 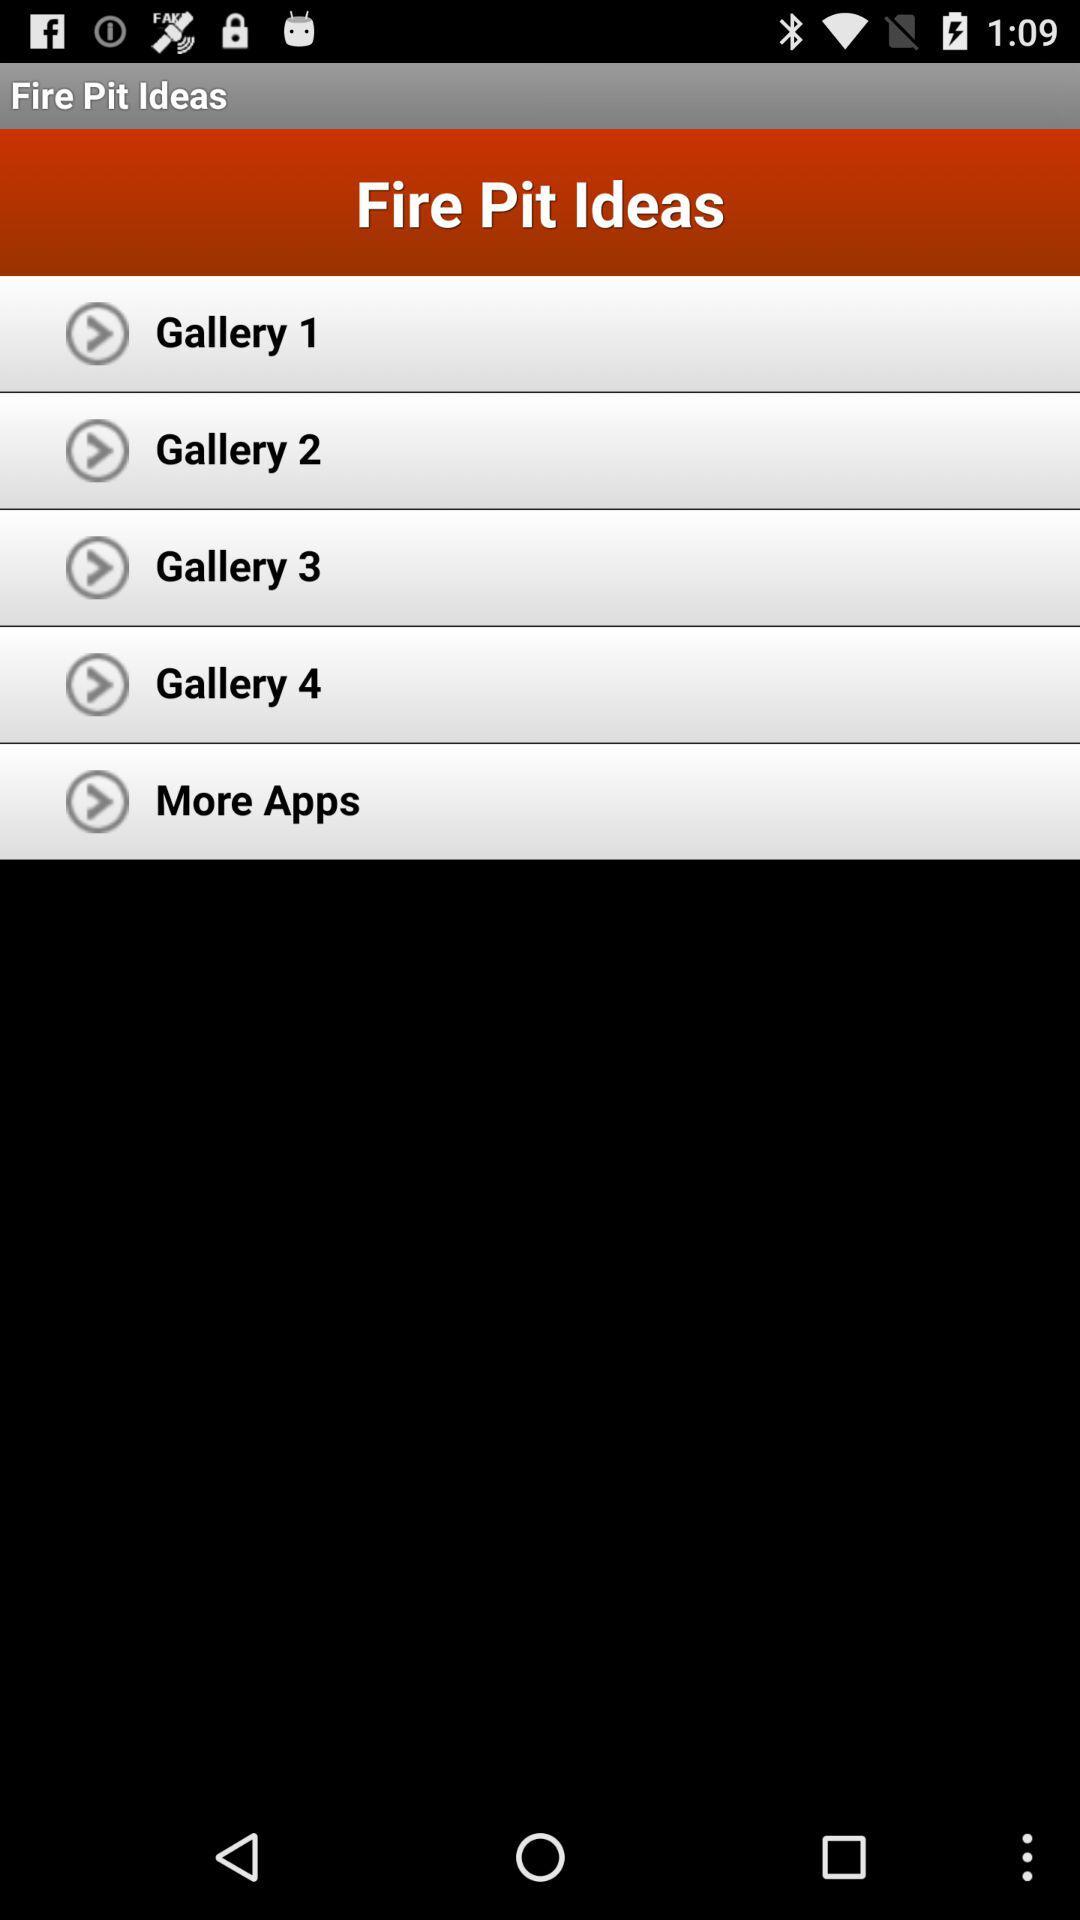 What do you see at coordinates (237, 446) in the screenshot?
I see `gallery 2` at bounding box center [237, 446].